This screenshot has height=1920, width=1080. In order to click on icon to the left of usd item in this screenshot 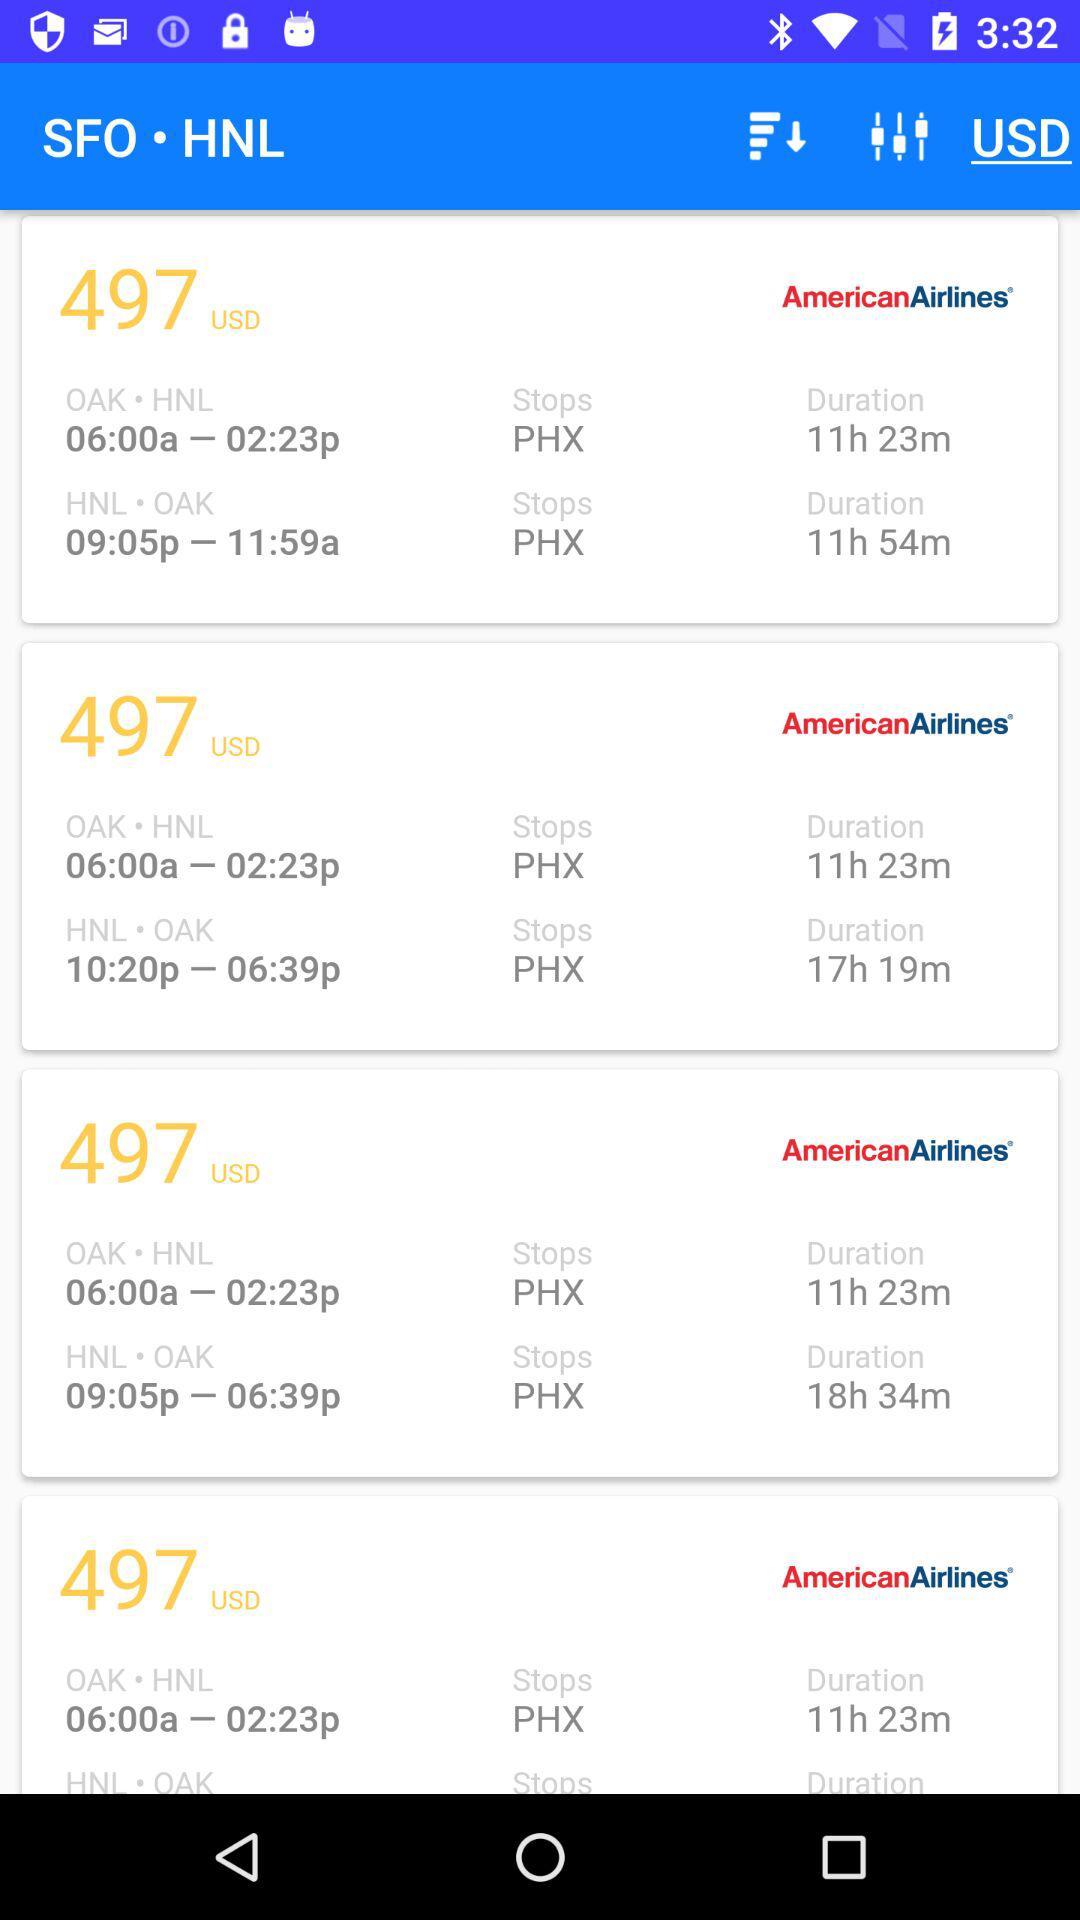, I will do `click(898, 135)`.